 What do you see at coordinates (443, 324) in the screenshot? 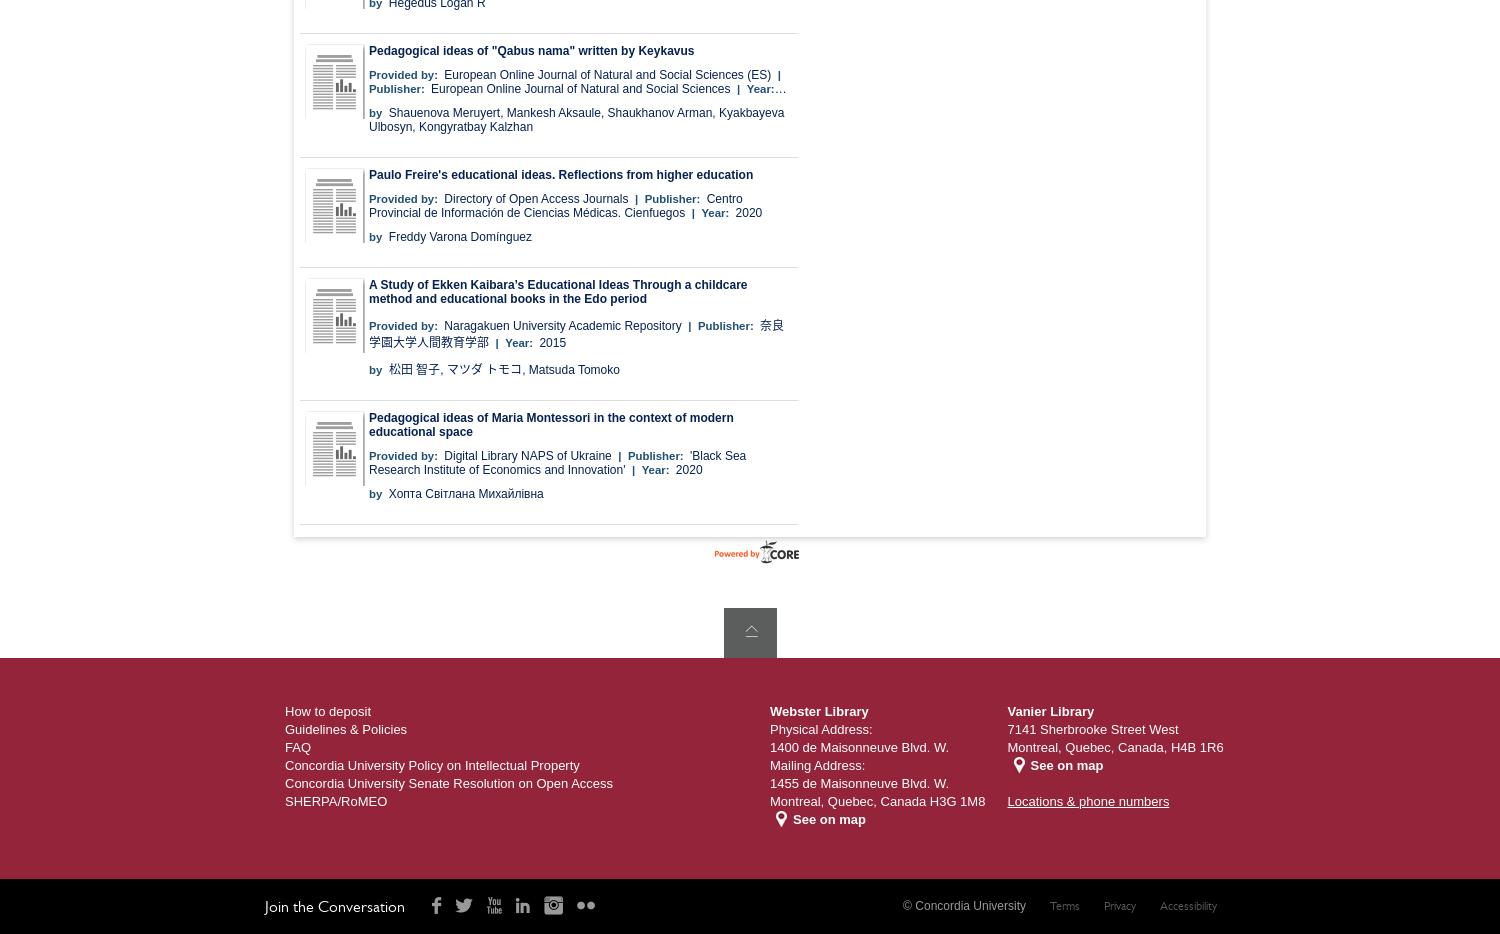
I see `'Naragakuen University Academic Repository'` at bounding box center [443, 324].